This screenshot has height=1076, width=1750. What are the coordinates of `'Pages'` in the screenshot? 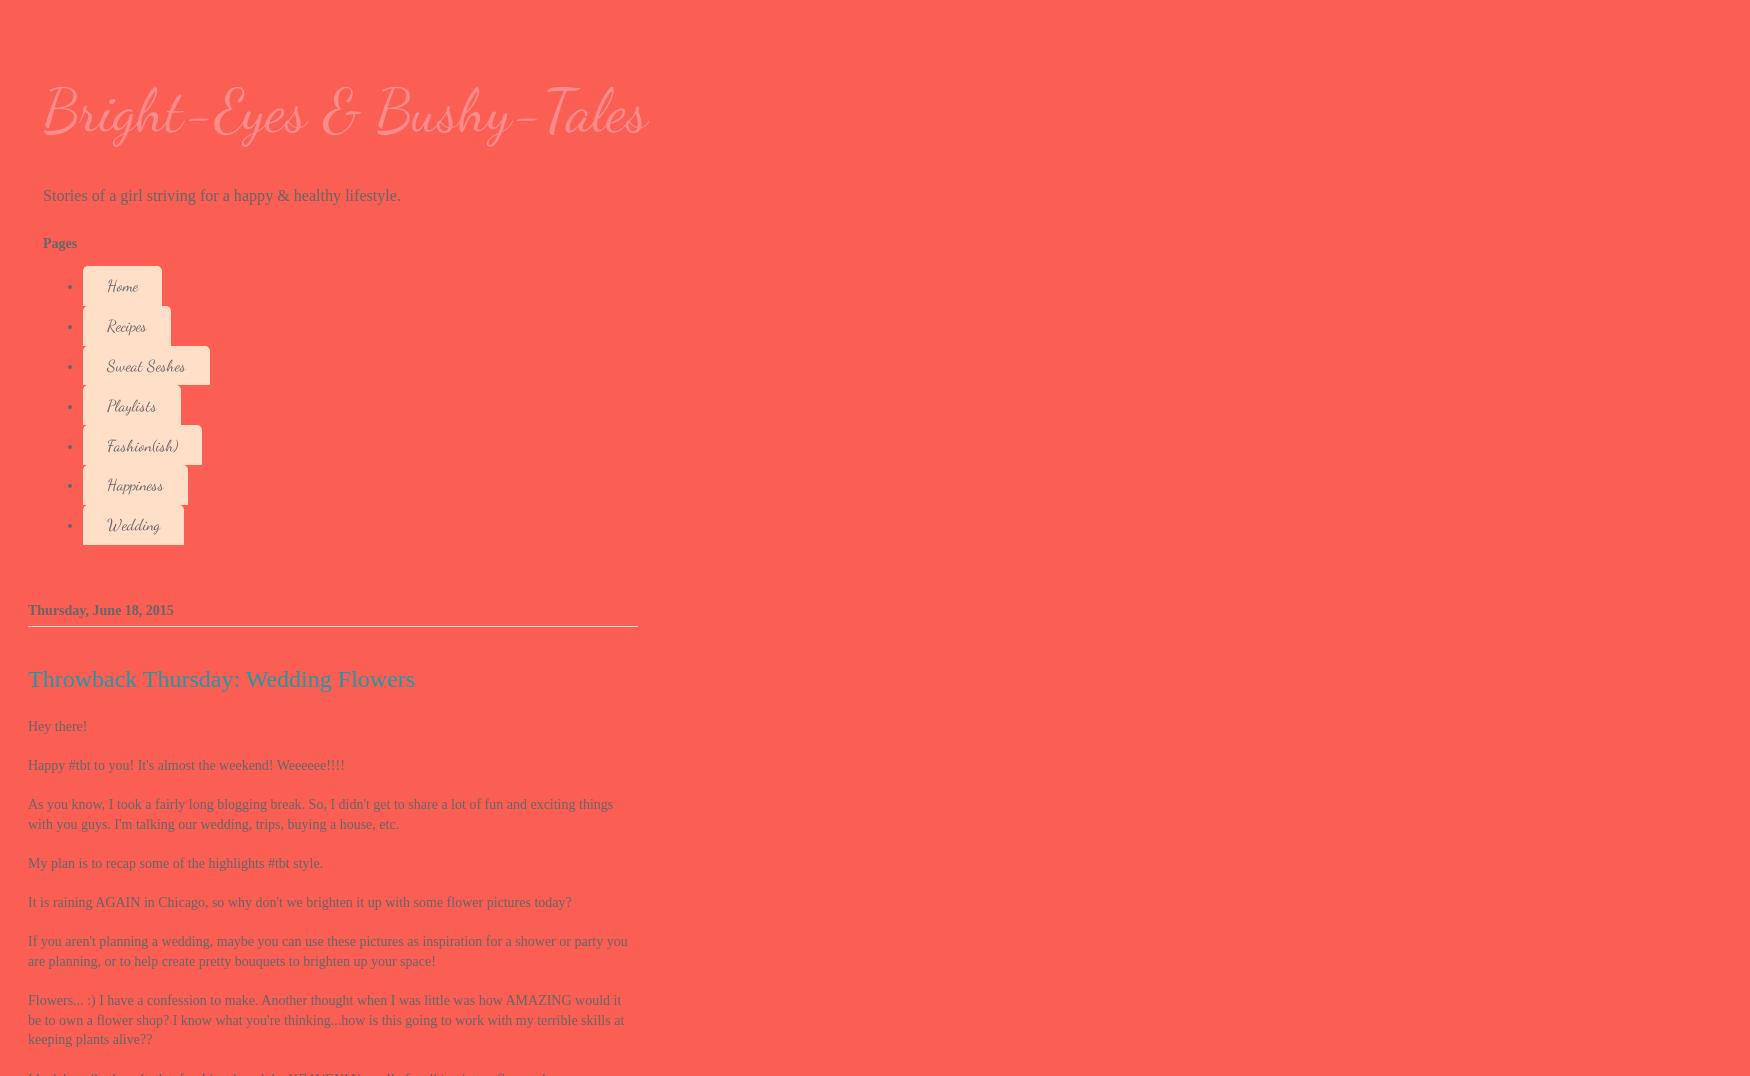 It's located at (59, 243).